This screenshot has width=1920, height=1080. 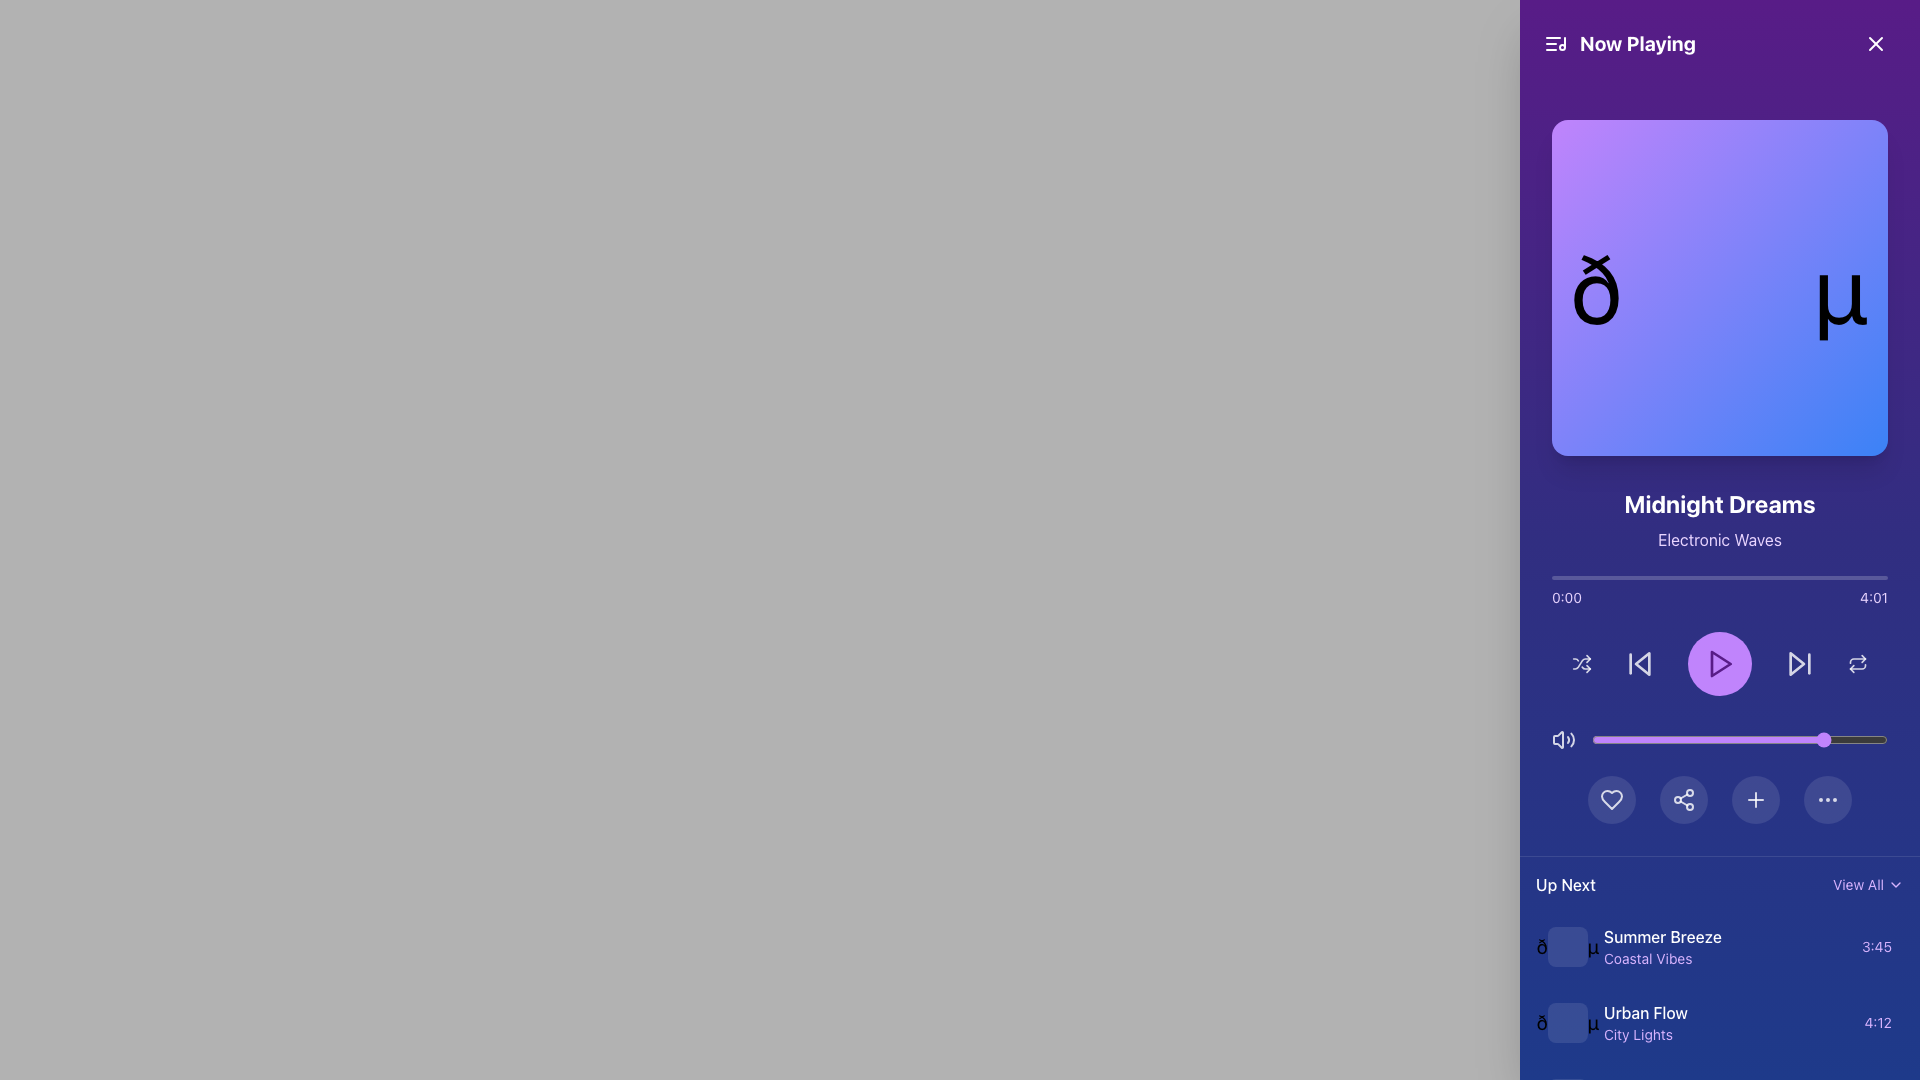 I want to click on the progress bar element located below the 'Midnight Dreams' song title and above the time markers '0:00' and '4:01' to modify playback position, so click(x=1718, y=578).